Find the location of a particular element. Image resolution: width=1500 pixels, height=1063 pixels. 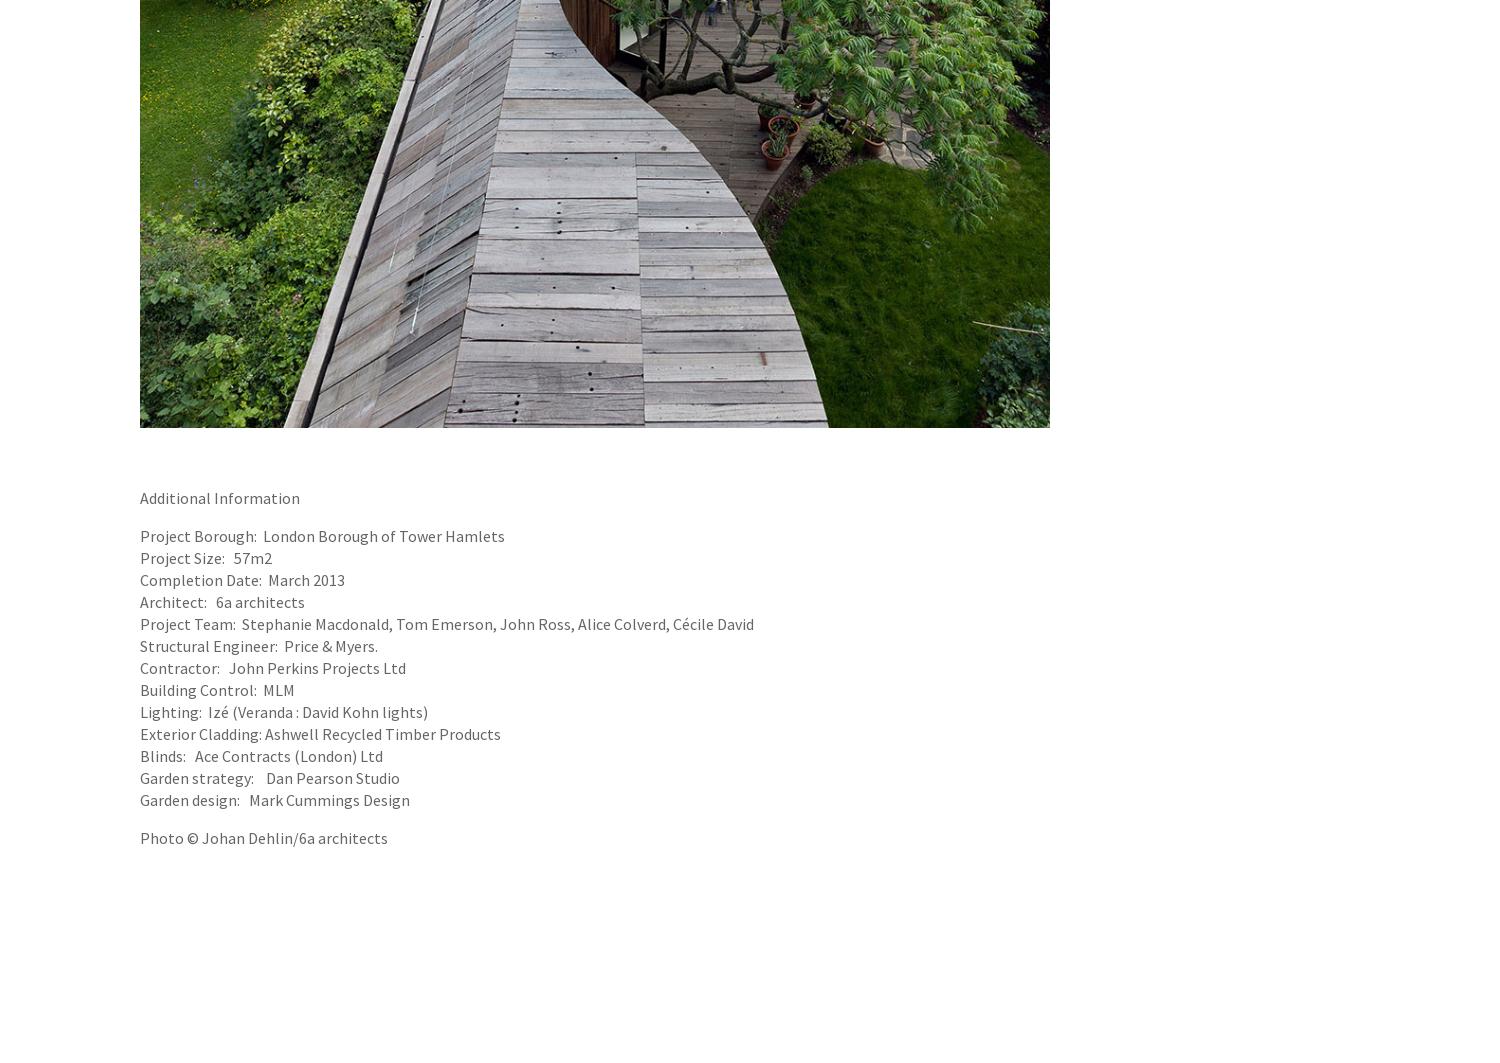

'Contractor:   John Perkins Projects Ltd' is located at coordinates (273, 666).